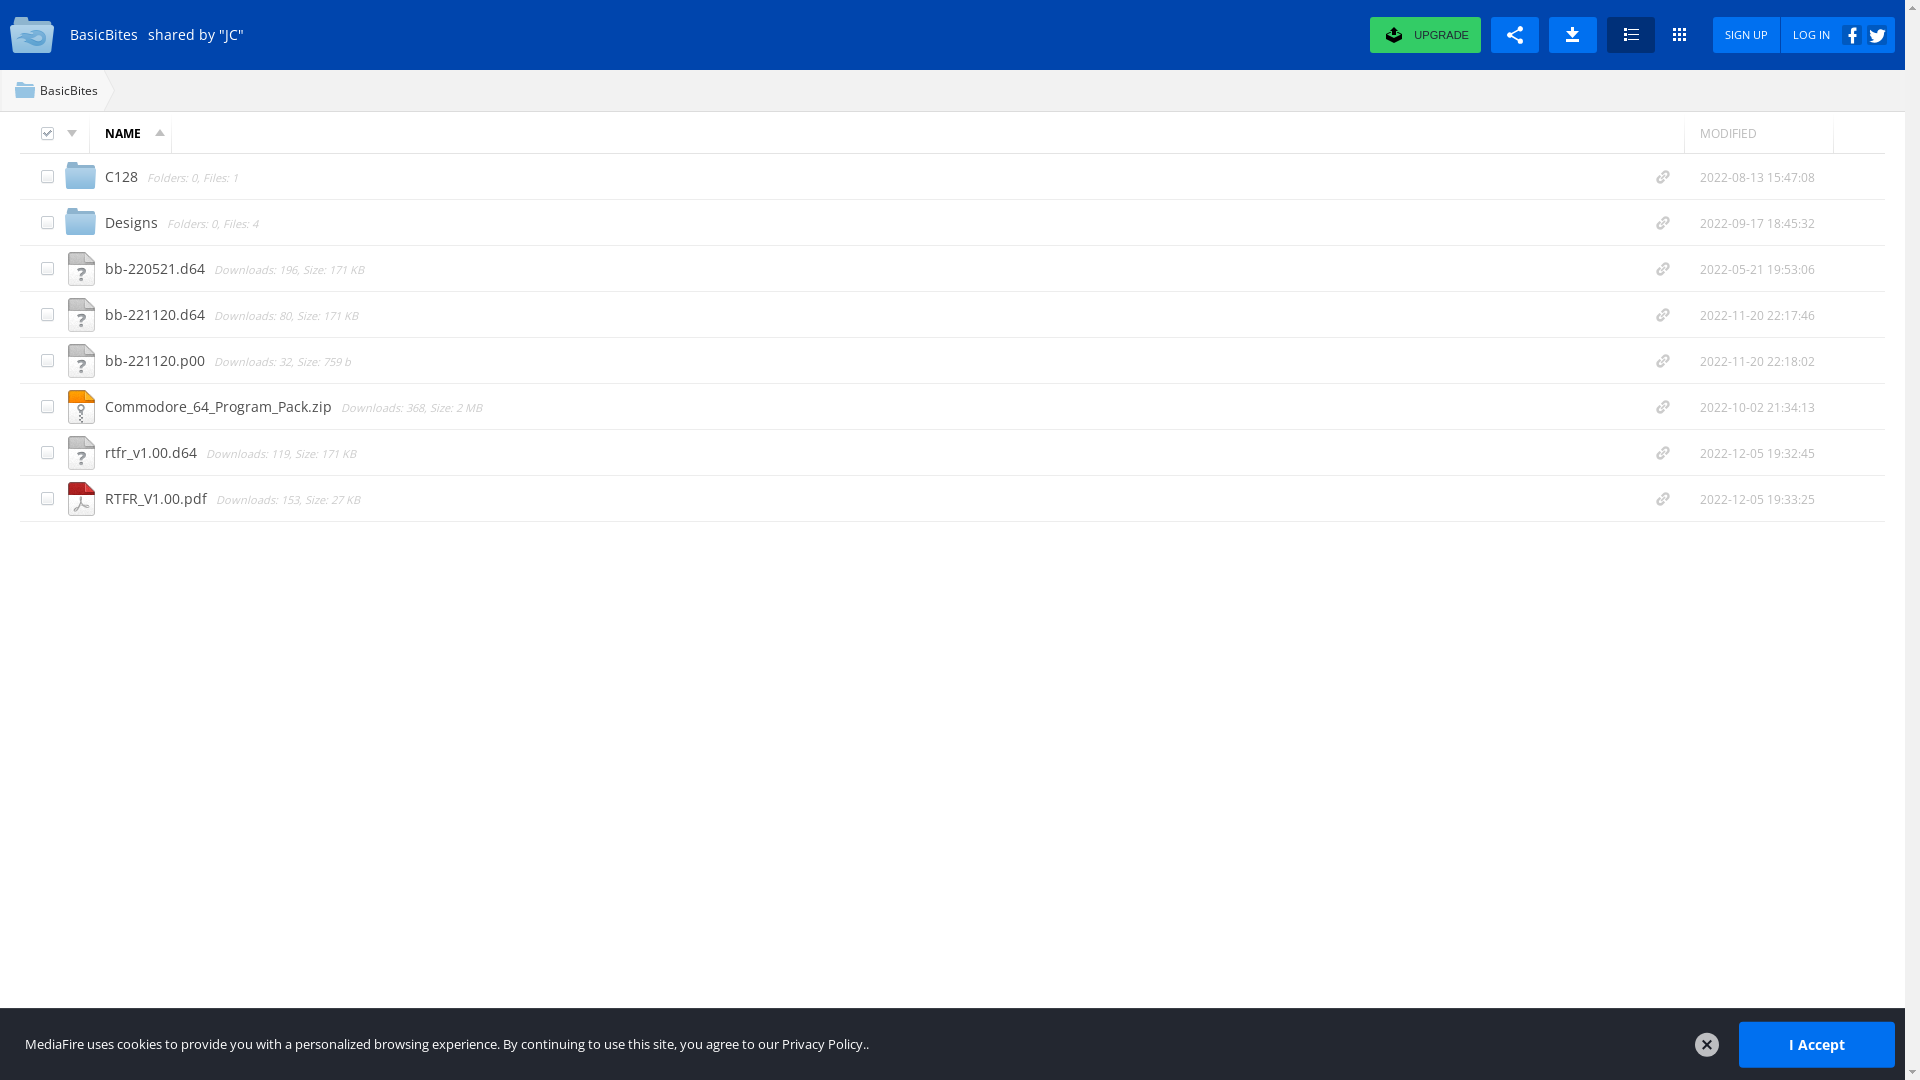 The image size is (1920, 1080). What do you see at coordinates (1757, 132) in the screenshot?
I see `'MODIFIED'` at bounding box center [1757, 132].